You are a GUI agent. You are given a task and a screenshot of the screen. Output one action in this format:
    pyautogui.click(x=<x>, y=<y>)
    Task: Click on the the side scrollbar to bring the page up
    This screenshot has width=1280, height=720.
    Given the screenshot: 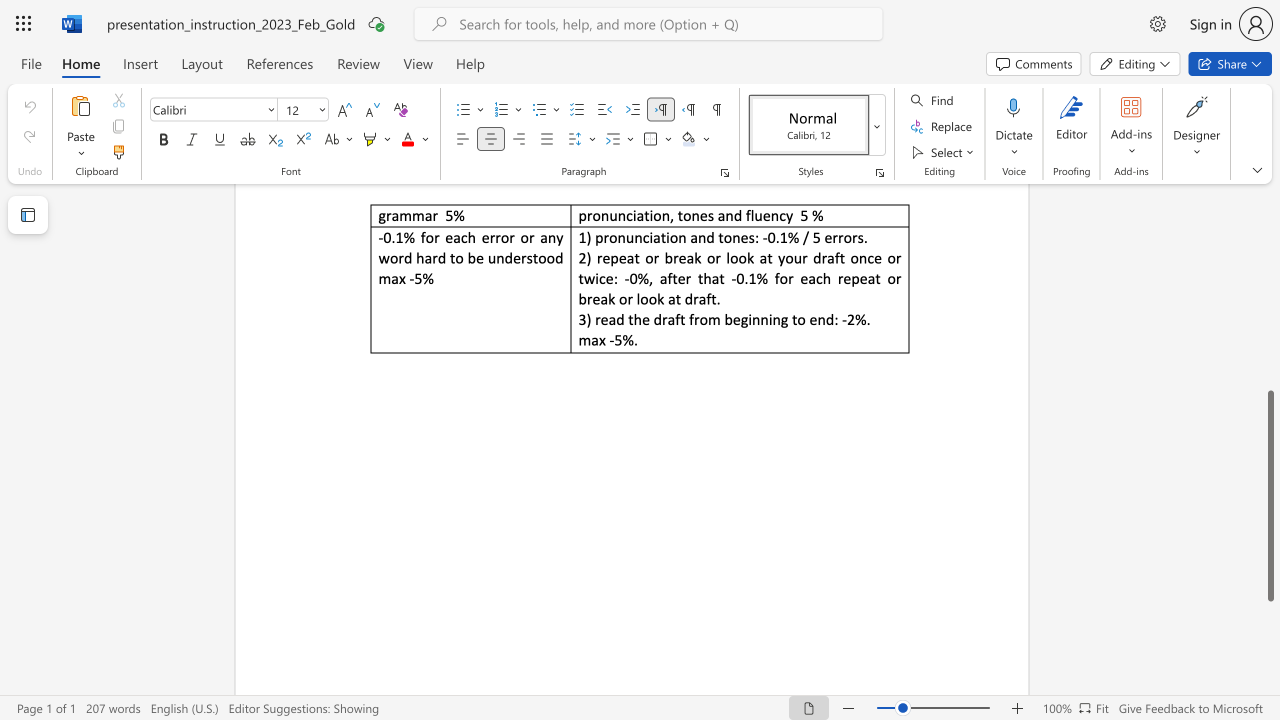 What is the action you would take?
    pyautogui.click(x=1269, y=300)
    